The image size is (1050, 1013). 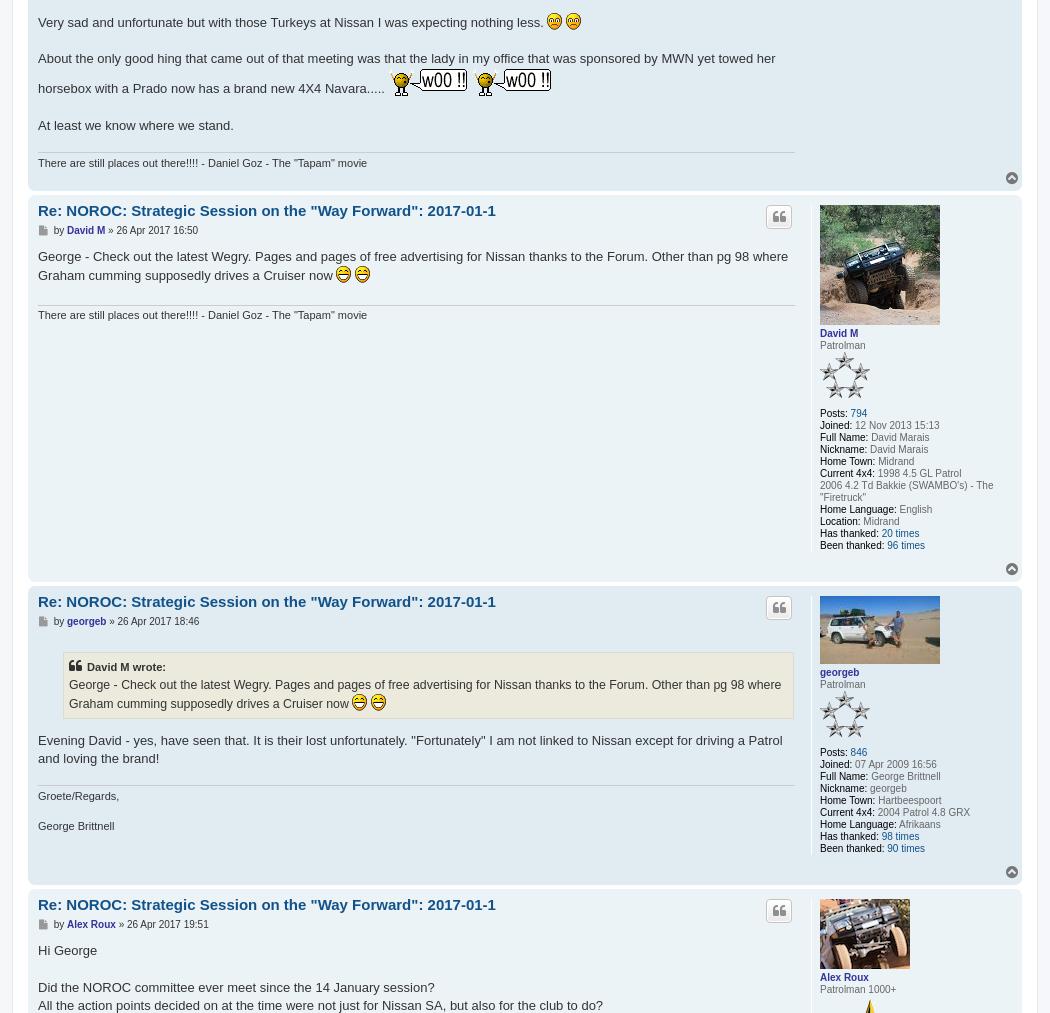 I want to click on '12 Nov 2013 15:13', so click(x=851, y=424).